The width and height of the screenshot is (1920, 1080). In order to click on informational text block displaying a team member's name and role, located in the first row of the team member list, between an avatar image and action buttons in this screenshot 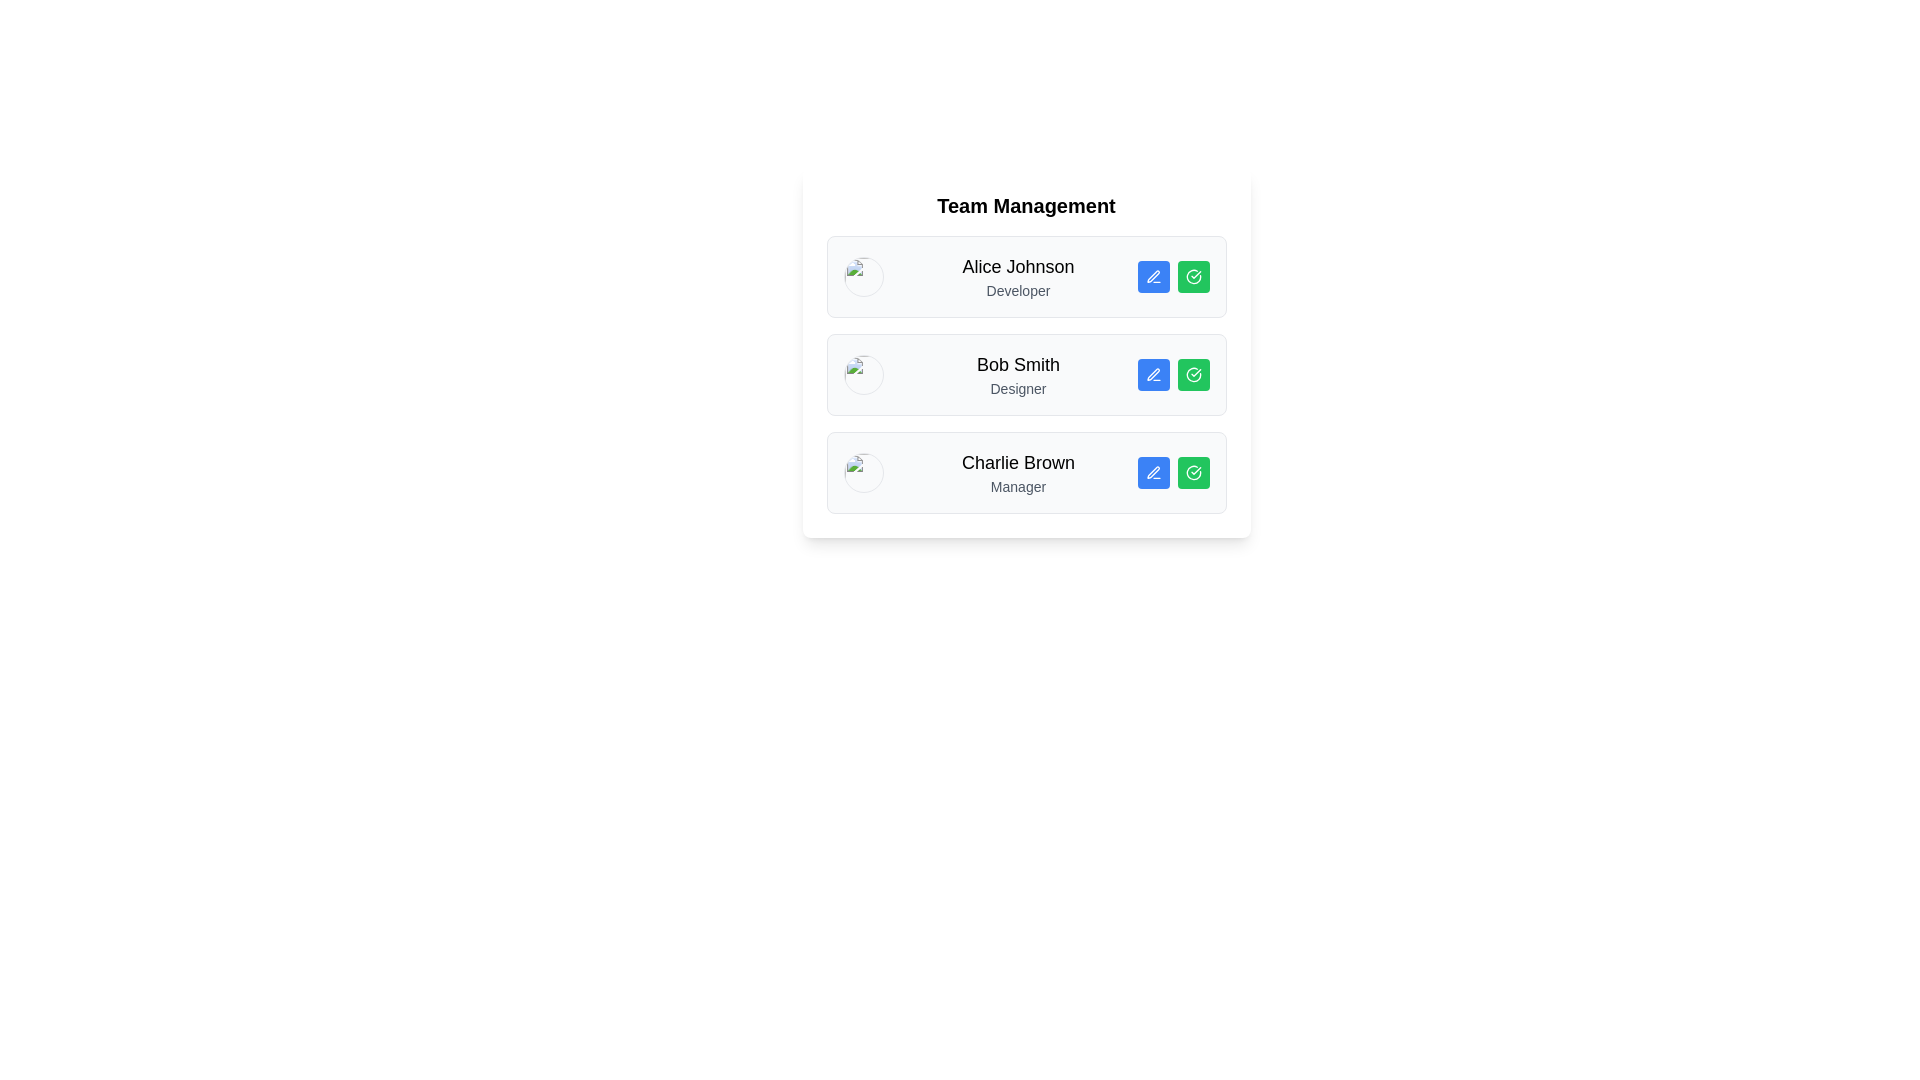, I will do `click(1018, 277)`.